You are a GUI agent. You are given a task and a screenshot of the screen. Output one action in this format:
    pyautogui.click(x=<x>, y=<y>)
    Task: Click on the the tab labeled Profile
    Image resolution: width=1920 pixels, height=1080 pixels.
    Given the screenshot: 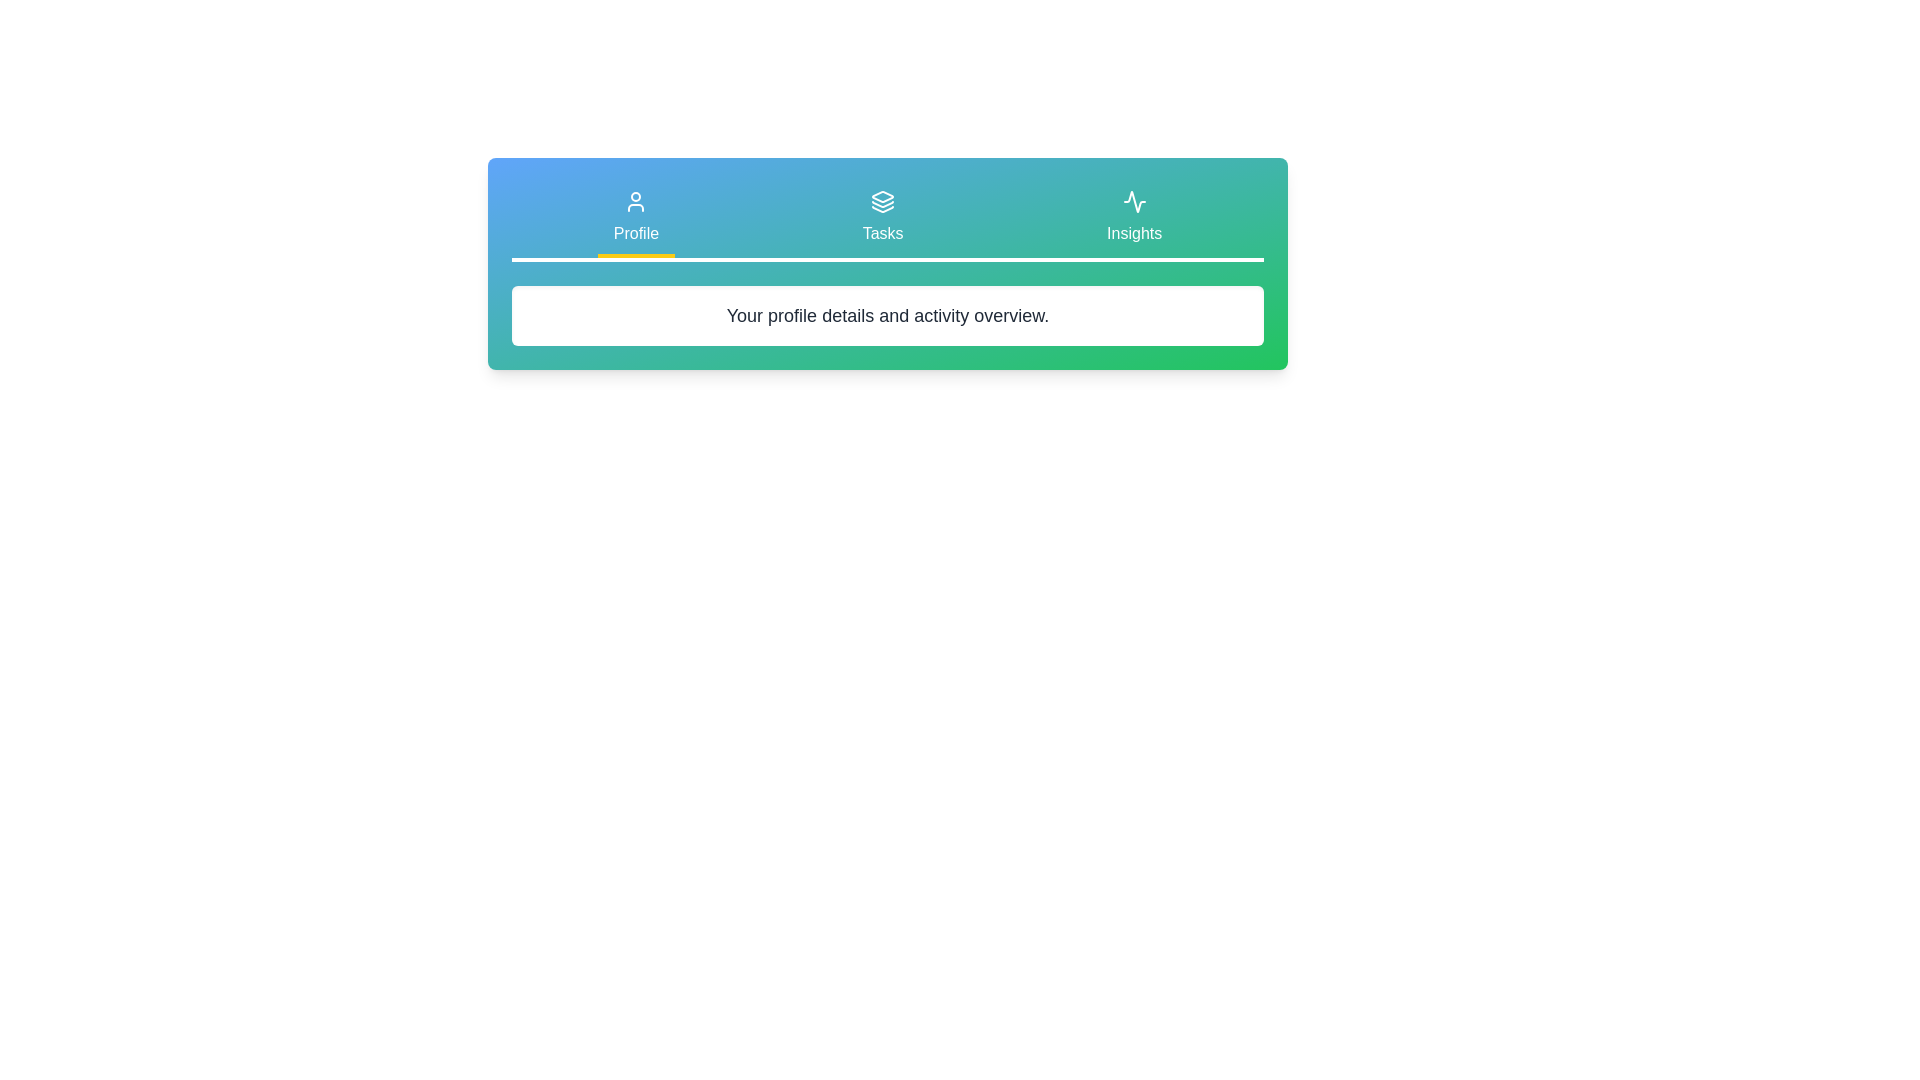 What is the action you would take?
    pyautogui.click(x=634, y=219)
    